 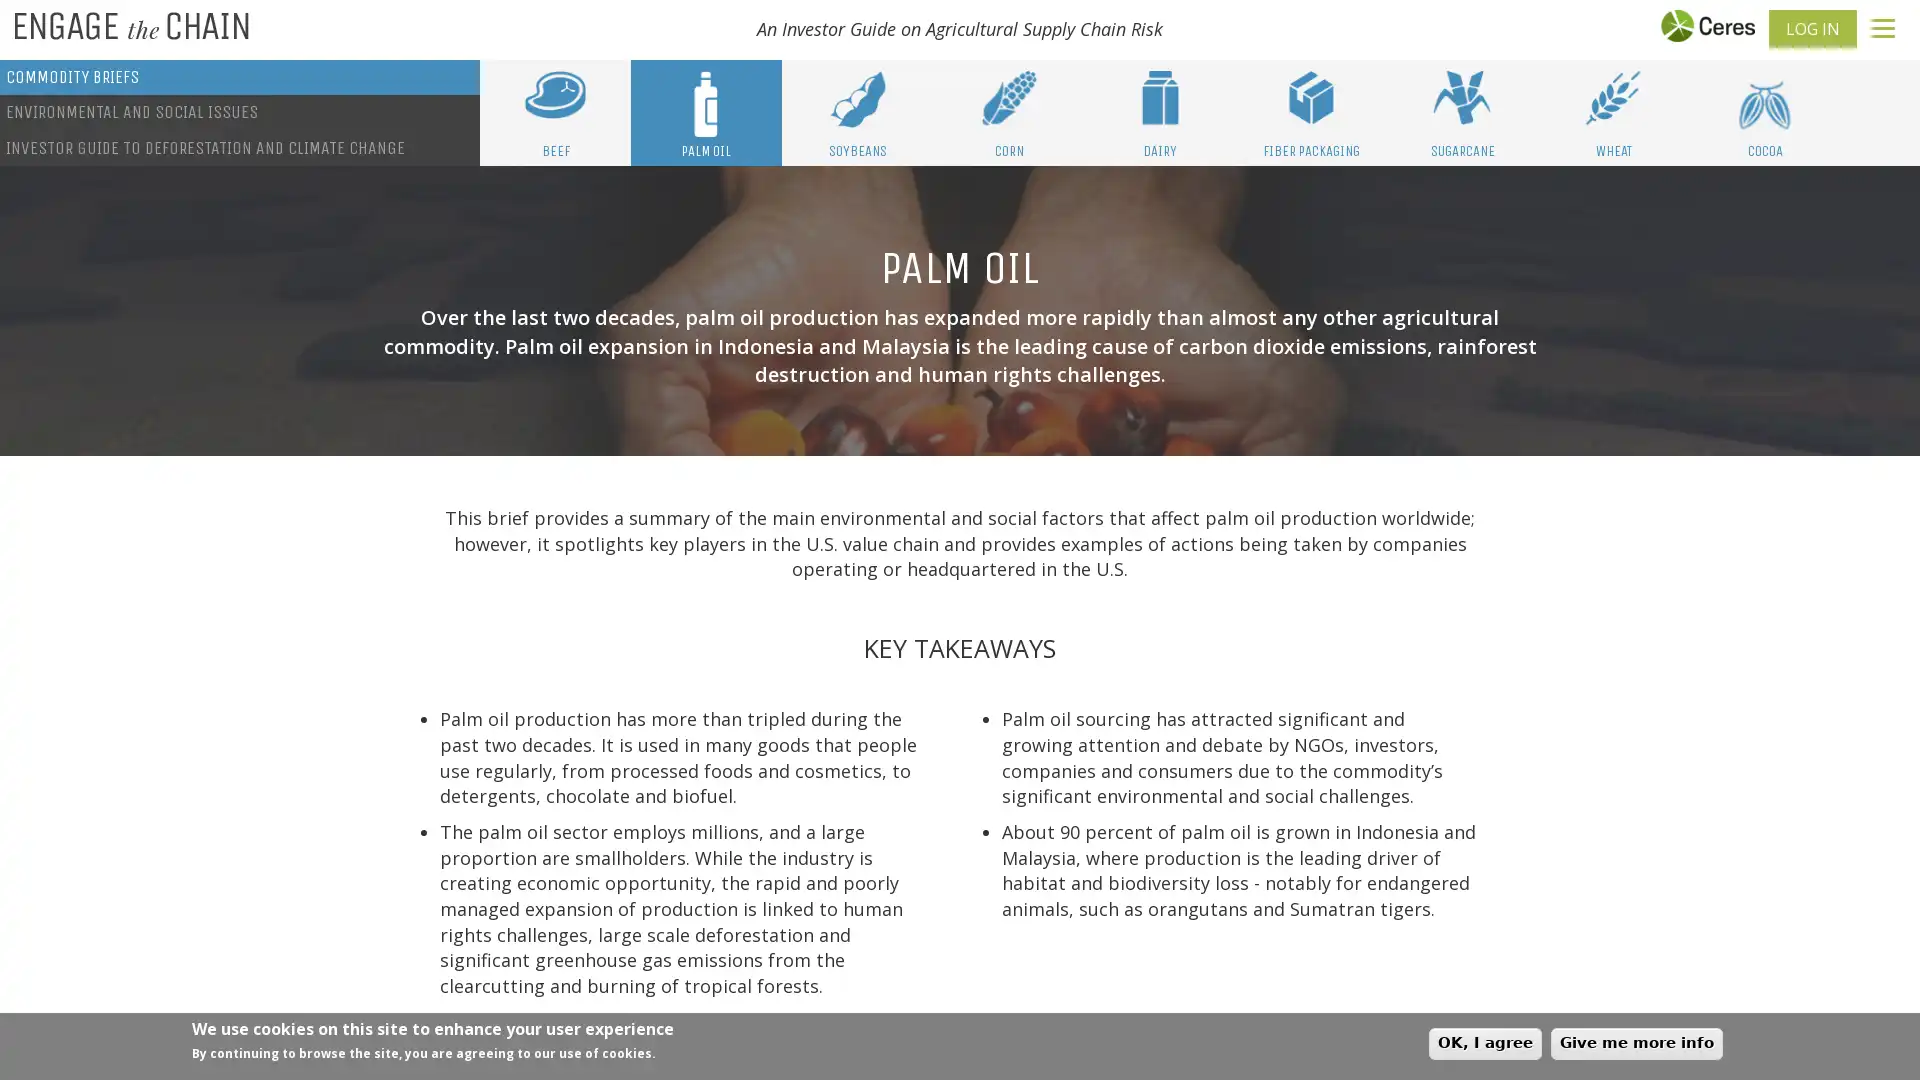 What do you see at coordinates (1882, 28) in the screenshot?
I see `Toggle navigation` at bounding box center [1882, 28].